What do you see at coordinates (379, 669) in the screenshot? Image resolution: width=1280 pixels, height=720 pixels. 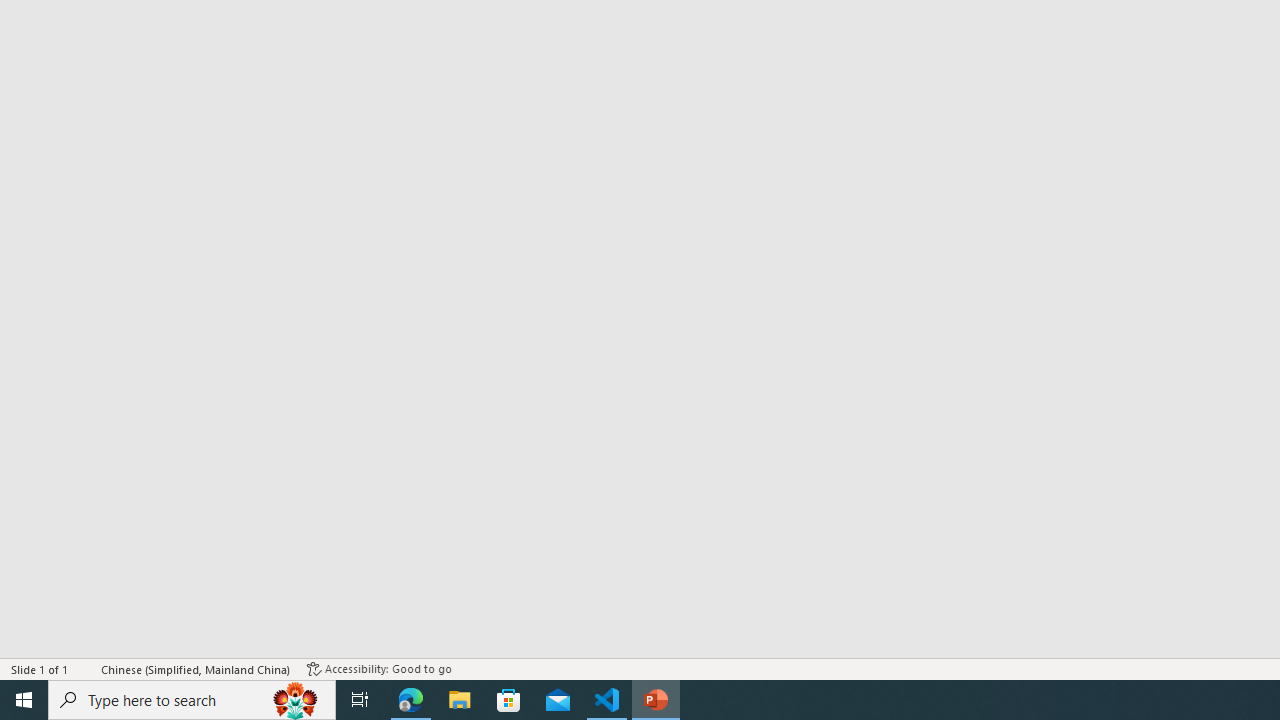 I see `'Accessibility Checker Accessibility: Good to go'` at bounding box center [379, 669].